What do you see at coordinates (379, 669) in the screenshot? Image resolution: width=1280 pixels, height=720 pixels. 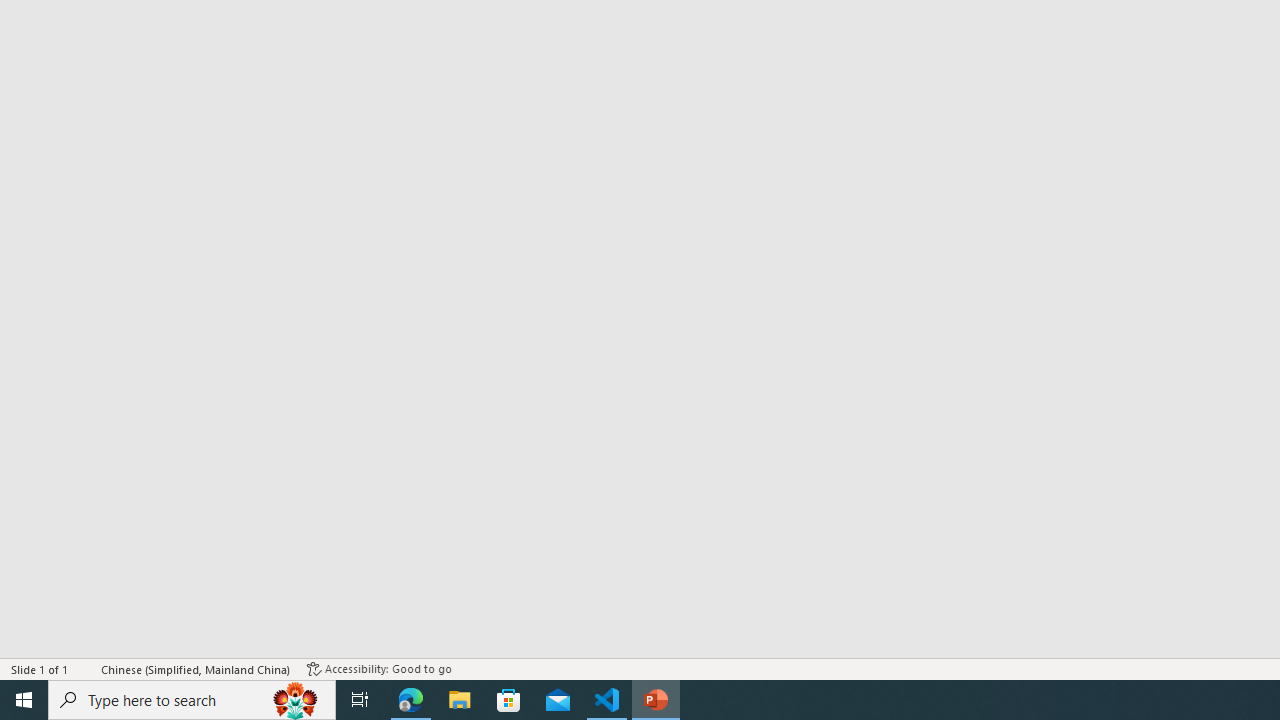 I see `'Accessibility Checker Accessibility: Good to go'` at bounding box center [379, 669].